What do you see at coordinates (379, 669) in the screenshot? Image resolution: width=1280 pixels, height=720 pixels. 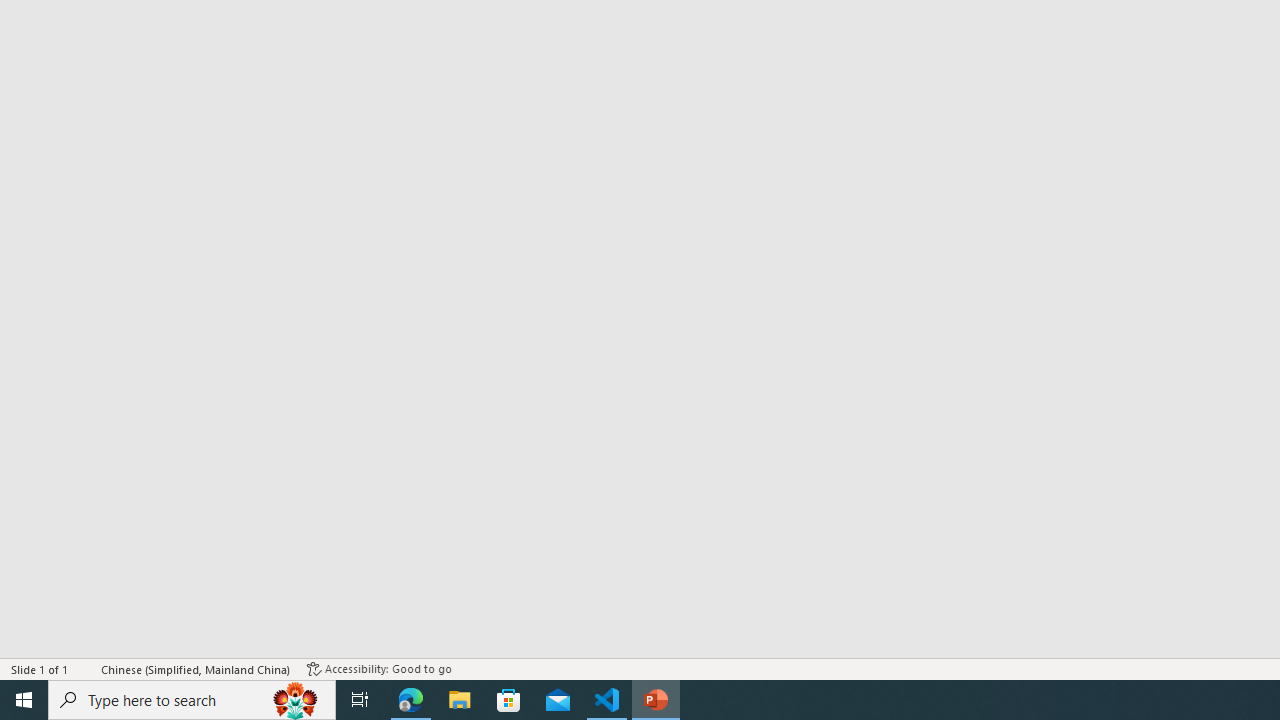 I see `'Accessibility Checker Accessibility: Good to go'` at bounding box center [379, 669].